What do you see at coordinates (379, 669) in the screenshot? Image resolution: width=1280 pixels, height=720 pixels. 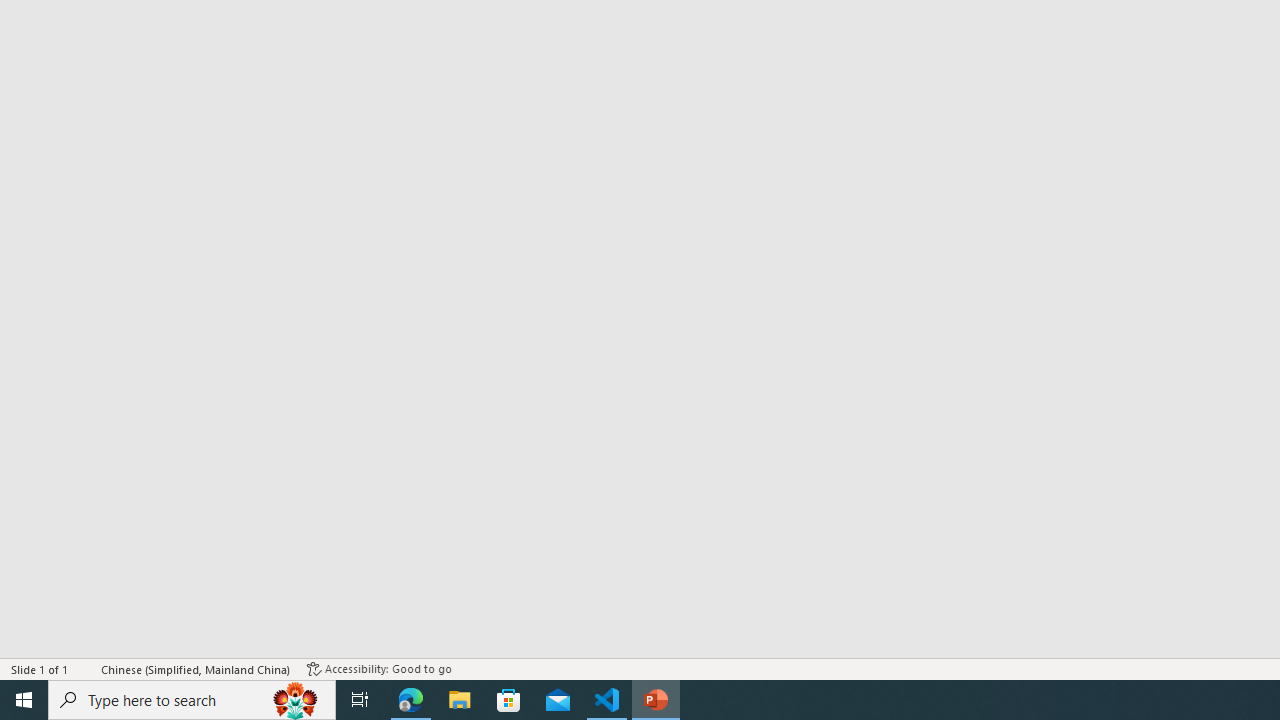 I see `'Accessibility Checker Accessibility: Good to go'` at bounding box center [379, 669].